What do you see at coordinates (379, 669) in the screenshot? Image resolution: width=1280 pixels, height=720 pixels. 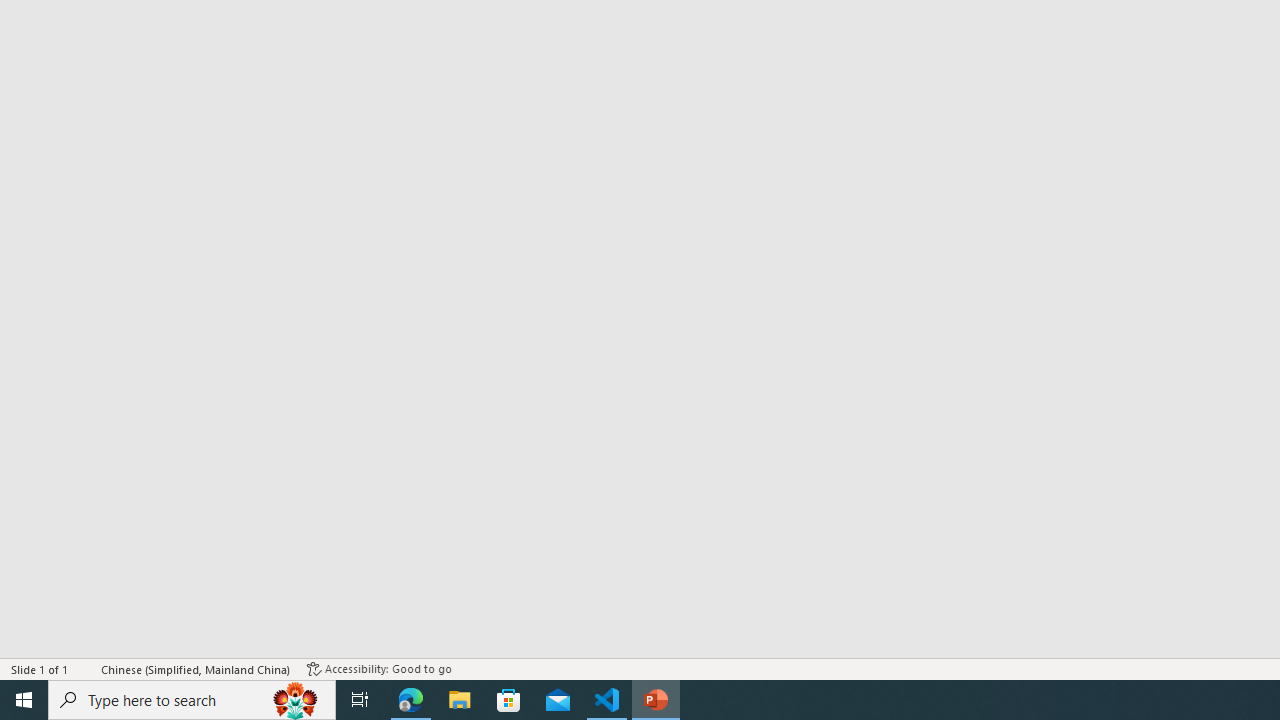 I see `'Accessibility Checker Accessibility: Good to go'` at bounding box center [379, 669].